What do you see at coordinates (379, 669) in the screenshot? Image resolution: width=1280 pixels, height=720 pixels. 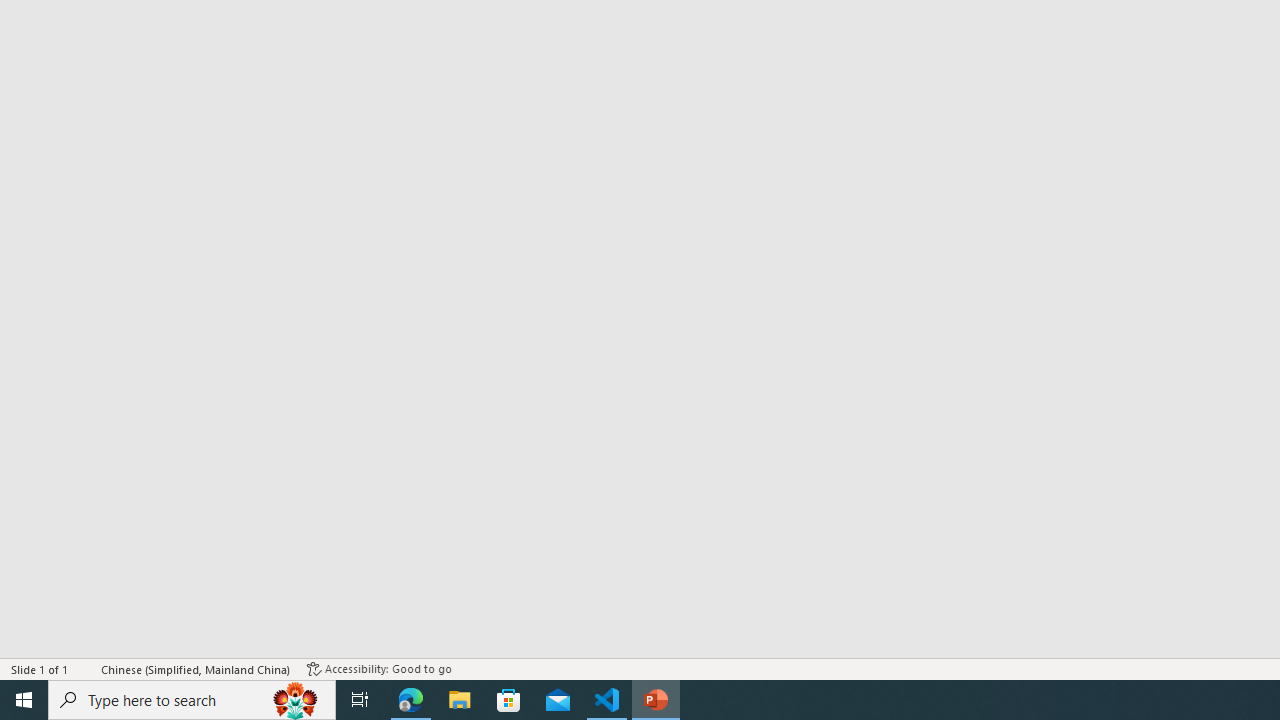 I see `'Accessibility Checker Accessibility: Good to go'` at bounding box center [379, 669].